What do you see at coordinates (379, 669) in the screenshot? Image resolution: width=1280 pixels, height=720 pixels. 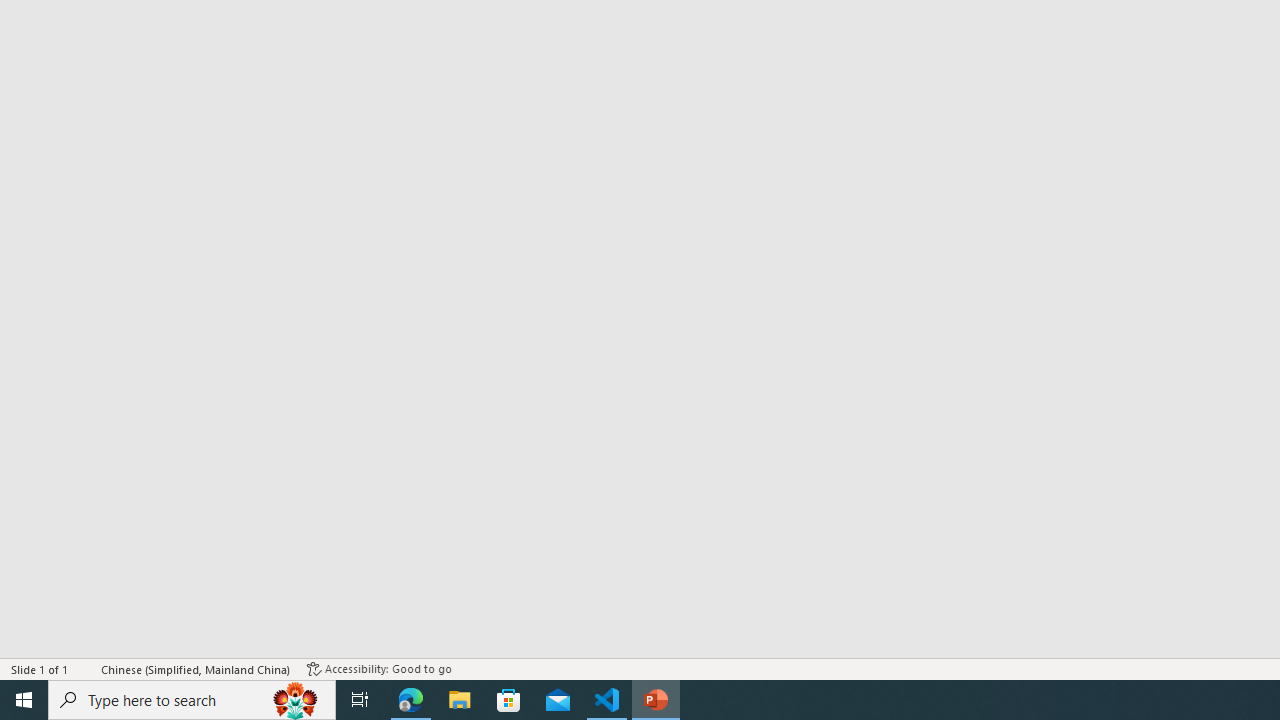 I see `'Accessibility Checker Accessibility: Good to go'` at bounding box center [379, 669].